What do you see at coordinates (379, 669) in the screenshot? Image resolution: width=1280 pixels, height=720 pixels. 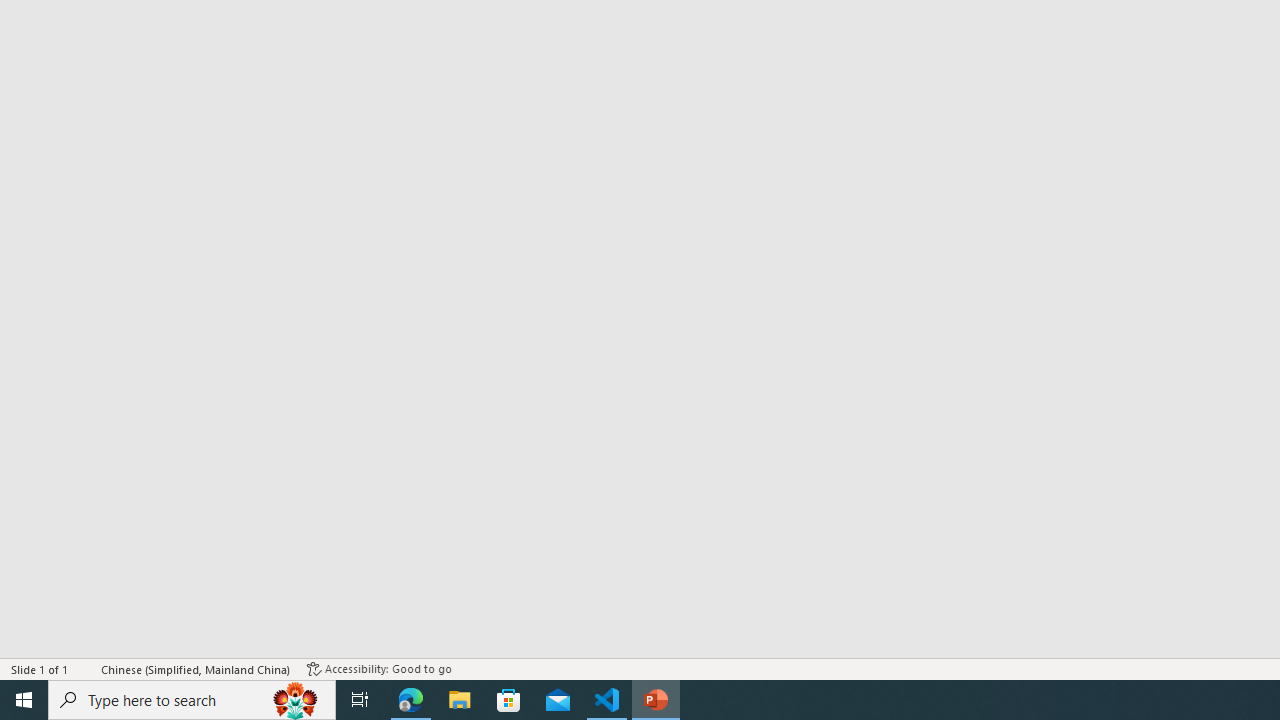 I see `'Accessibility Checker Accessibility: Good to go'` at bounding box center [379, 669].